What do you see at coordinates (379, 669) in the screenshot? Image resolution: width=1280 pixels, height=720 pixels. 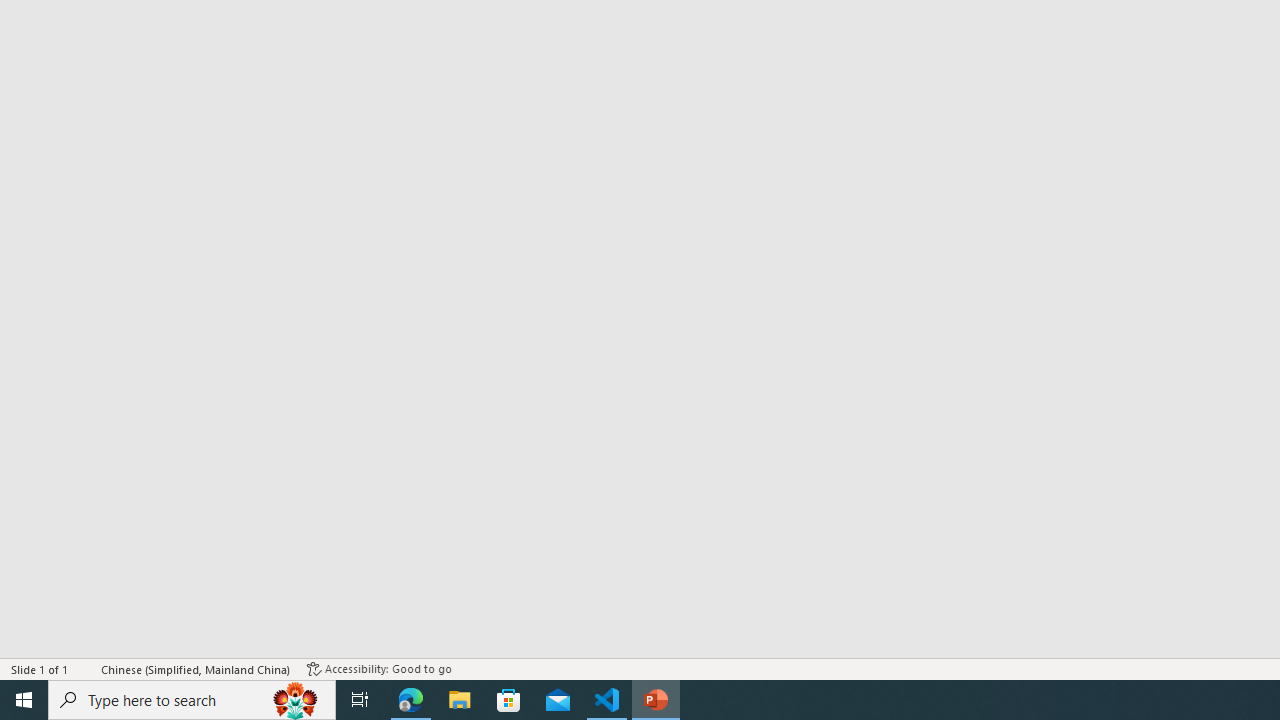 I see `'Accessibility Checker Accessibility: Good to go'` at bounding box center [379, 669].